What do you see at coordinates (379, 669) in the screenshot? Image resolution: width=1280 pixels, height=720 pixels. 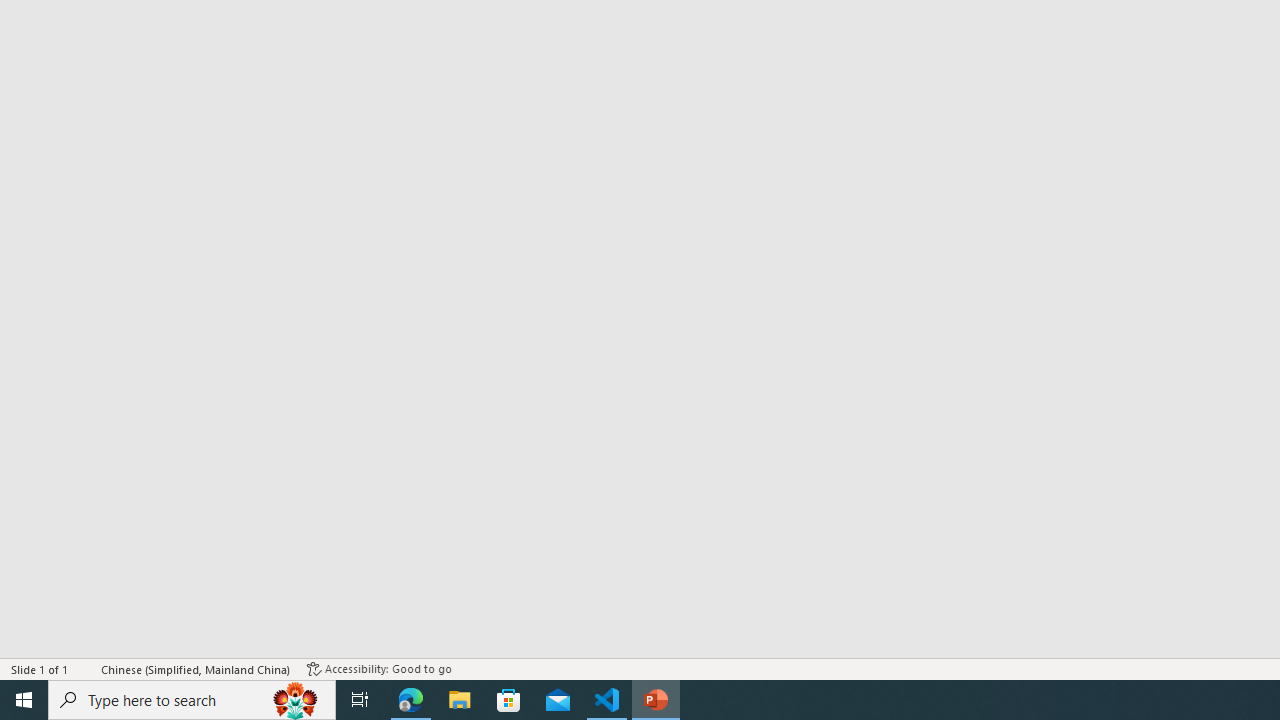 I see `'Accessibility Checker Accessibility: Good to go'` at bounding box center [379, 669].